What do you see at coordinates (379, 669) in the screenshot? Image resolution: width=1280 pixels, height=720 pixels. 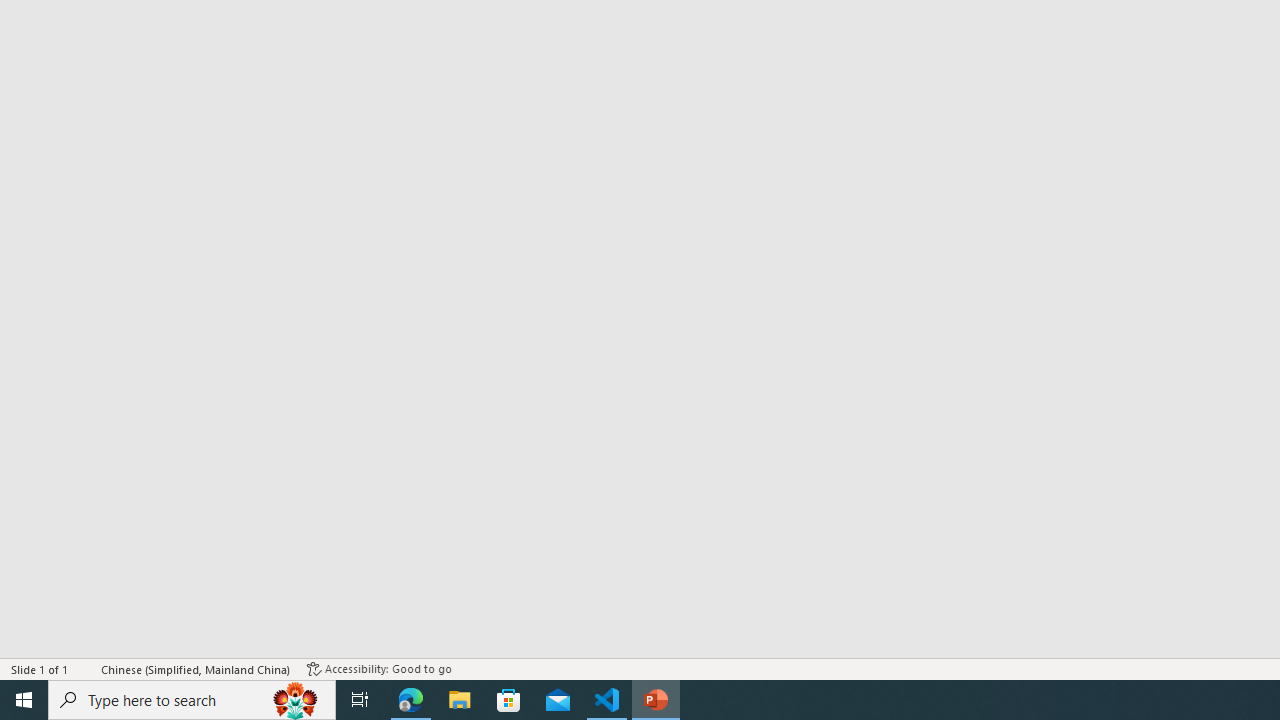 I see `'Accessibility Checker Accessibility: Good to go'` at bounding box center [379, 669].